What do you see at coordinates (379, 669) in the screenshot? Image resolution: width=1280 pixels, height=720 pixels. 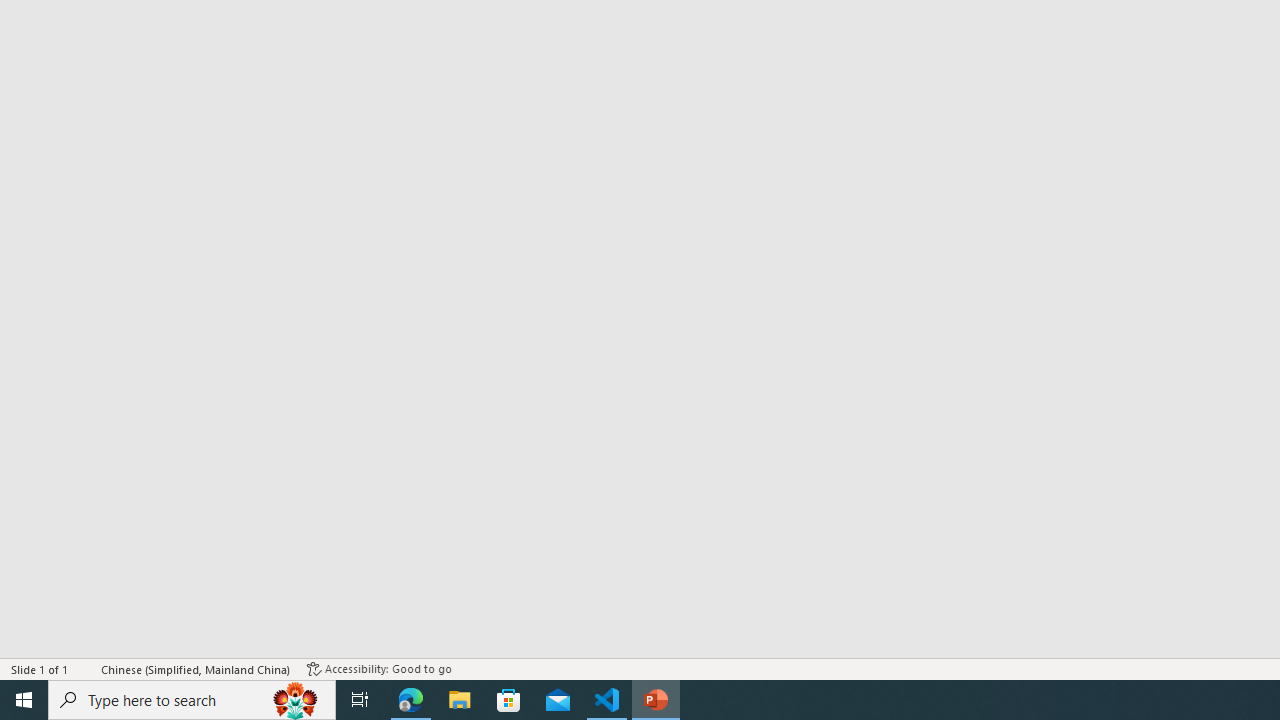 I see `'Accessibility Checker Accessibility: Good to go'` at bounding box center [379, 669].